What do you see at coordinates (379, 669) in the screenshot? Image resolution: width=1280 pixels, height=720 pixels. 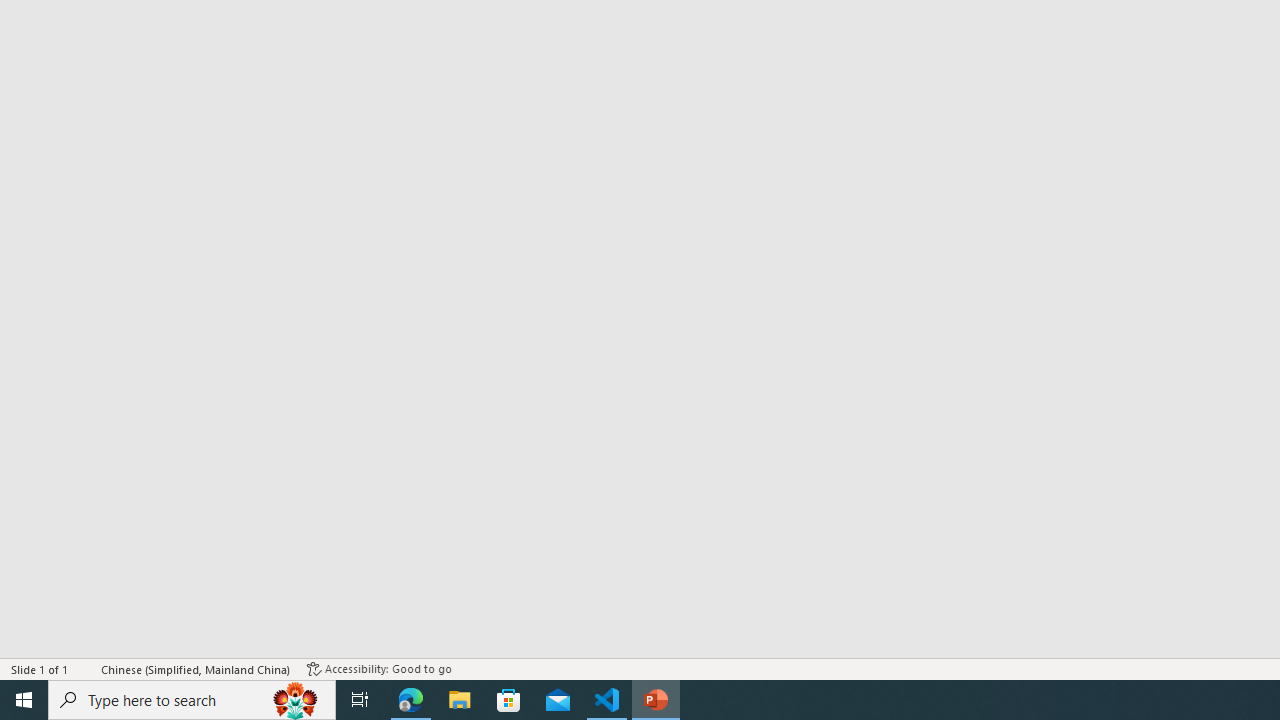 I see `'Accessibility Checker Accessibility: Good to go'` at bounding box center [379, 669].